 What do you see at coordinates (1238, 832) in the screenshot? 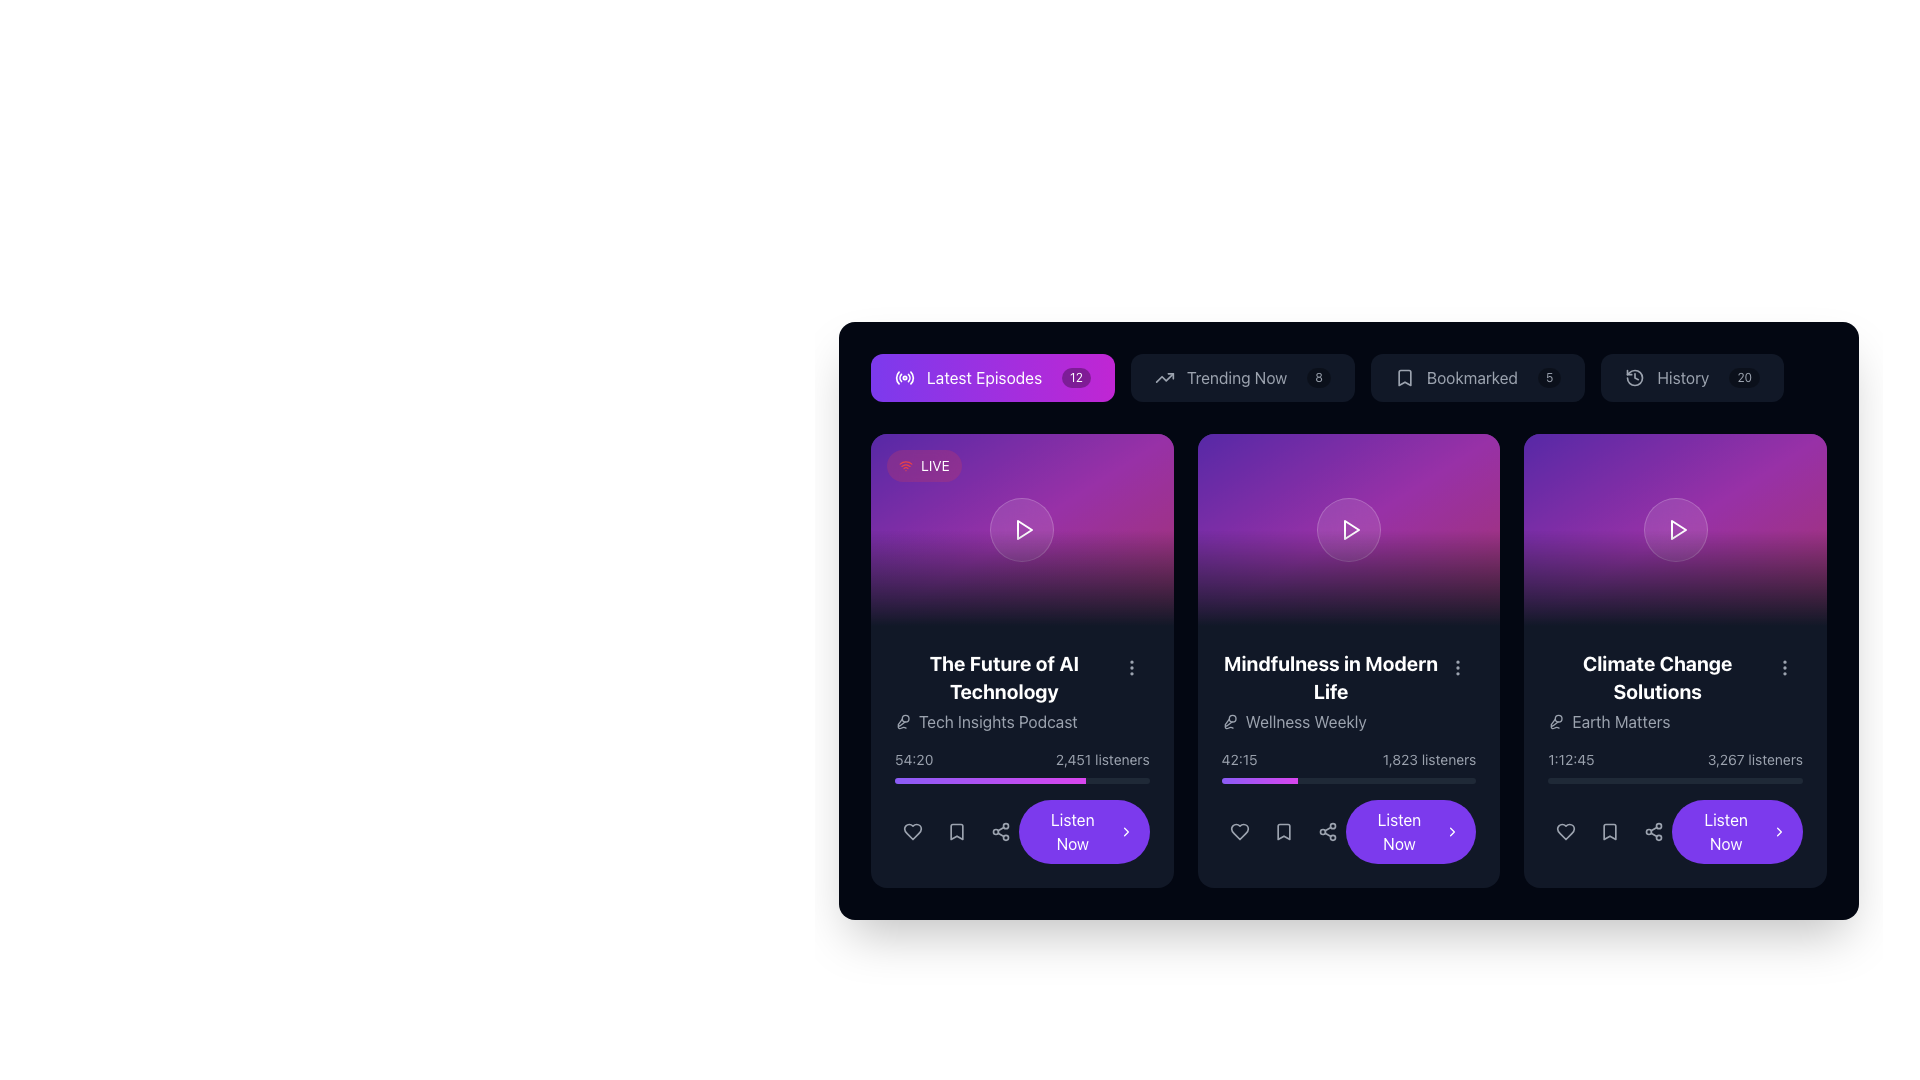
I see `the heart-shaped icon with a gray outline located at the bottom of the second card` at bounding box center [1238, 832].